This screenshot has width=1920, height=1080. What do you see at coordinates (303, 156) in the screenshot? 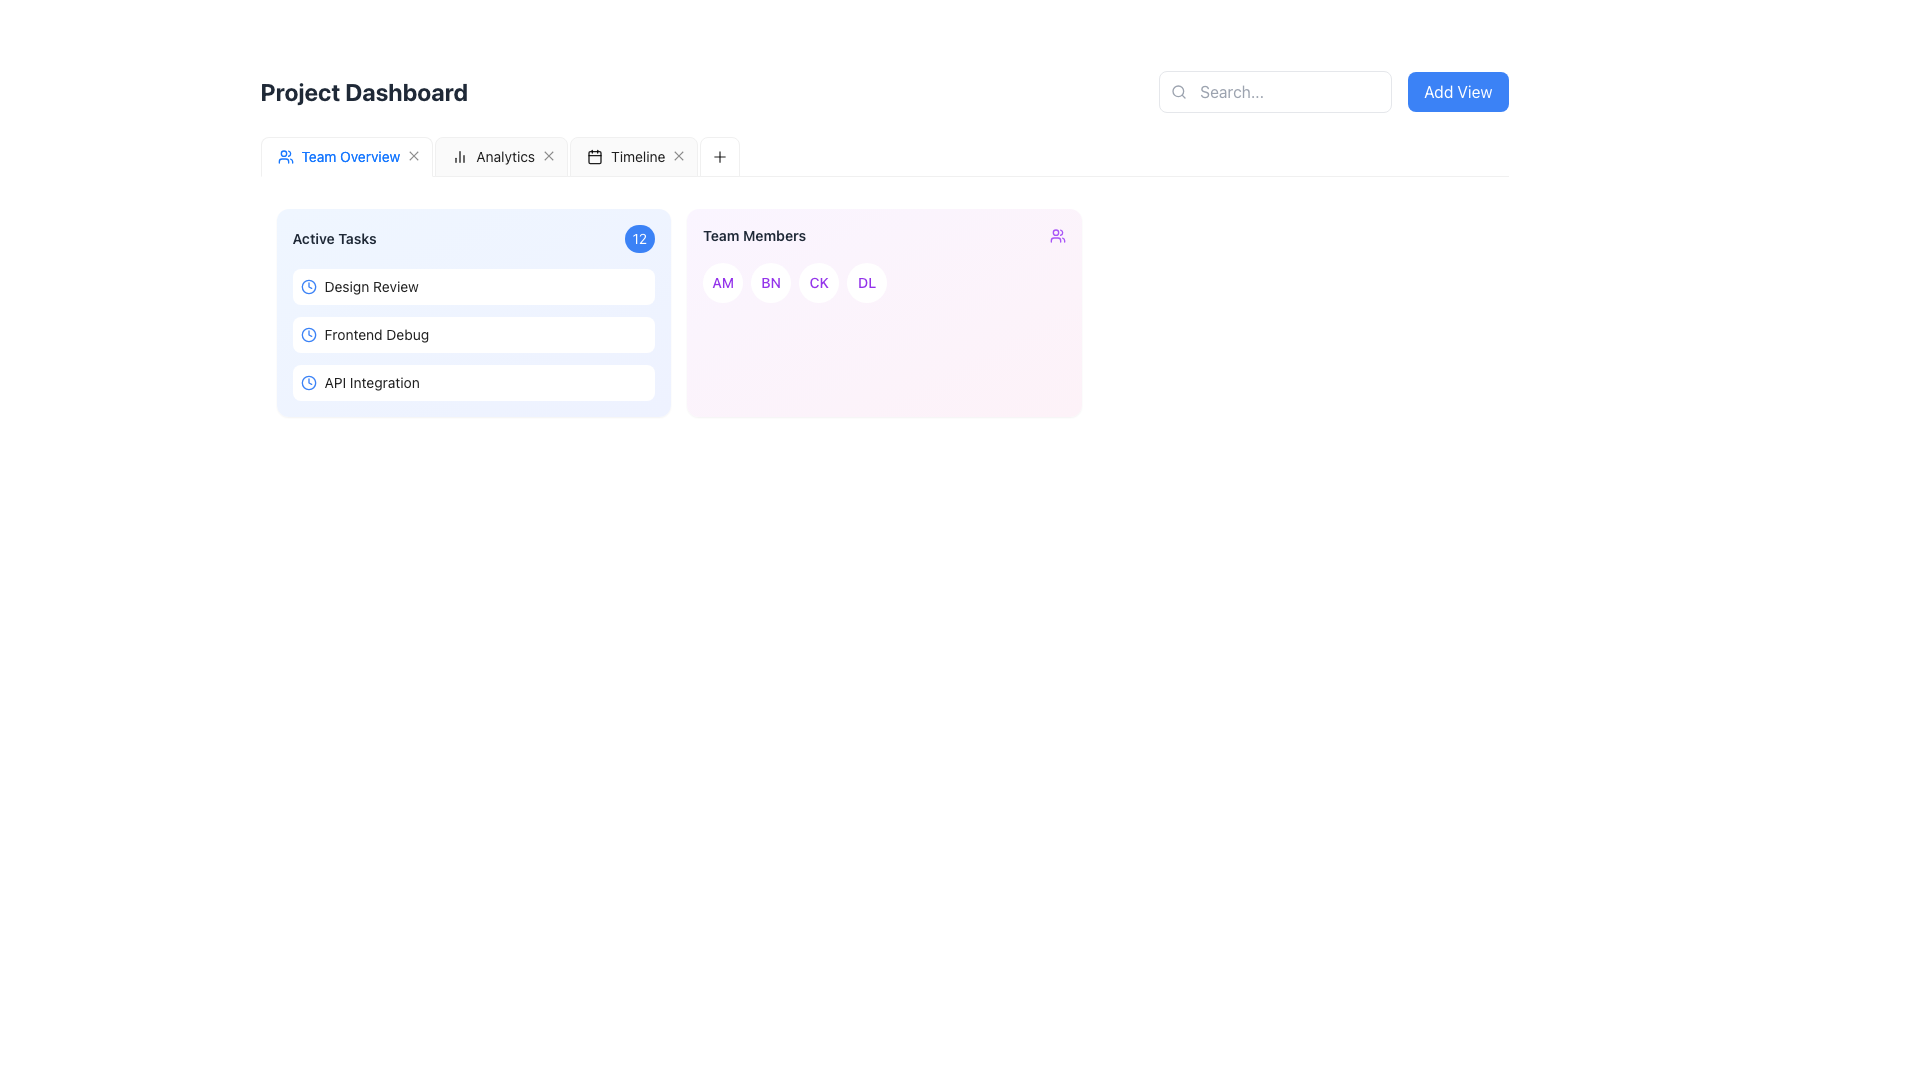
I see `the 'Team Overview' navigational tab, which is the first tab in the sequence and features a group of people icon` at bounding box center [303, 156].